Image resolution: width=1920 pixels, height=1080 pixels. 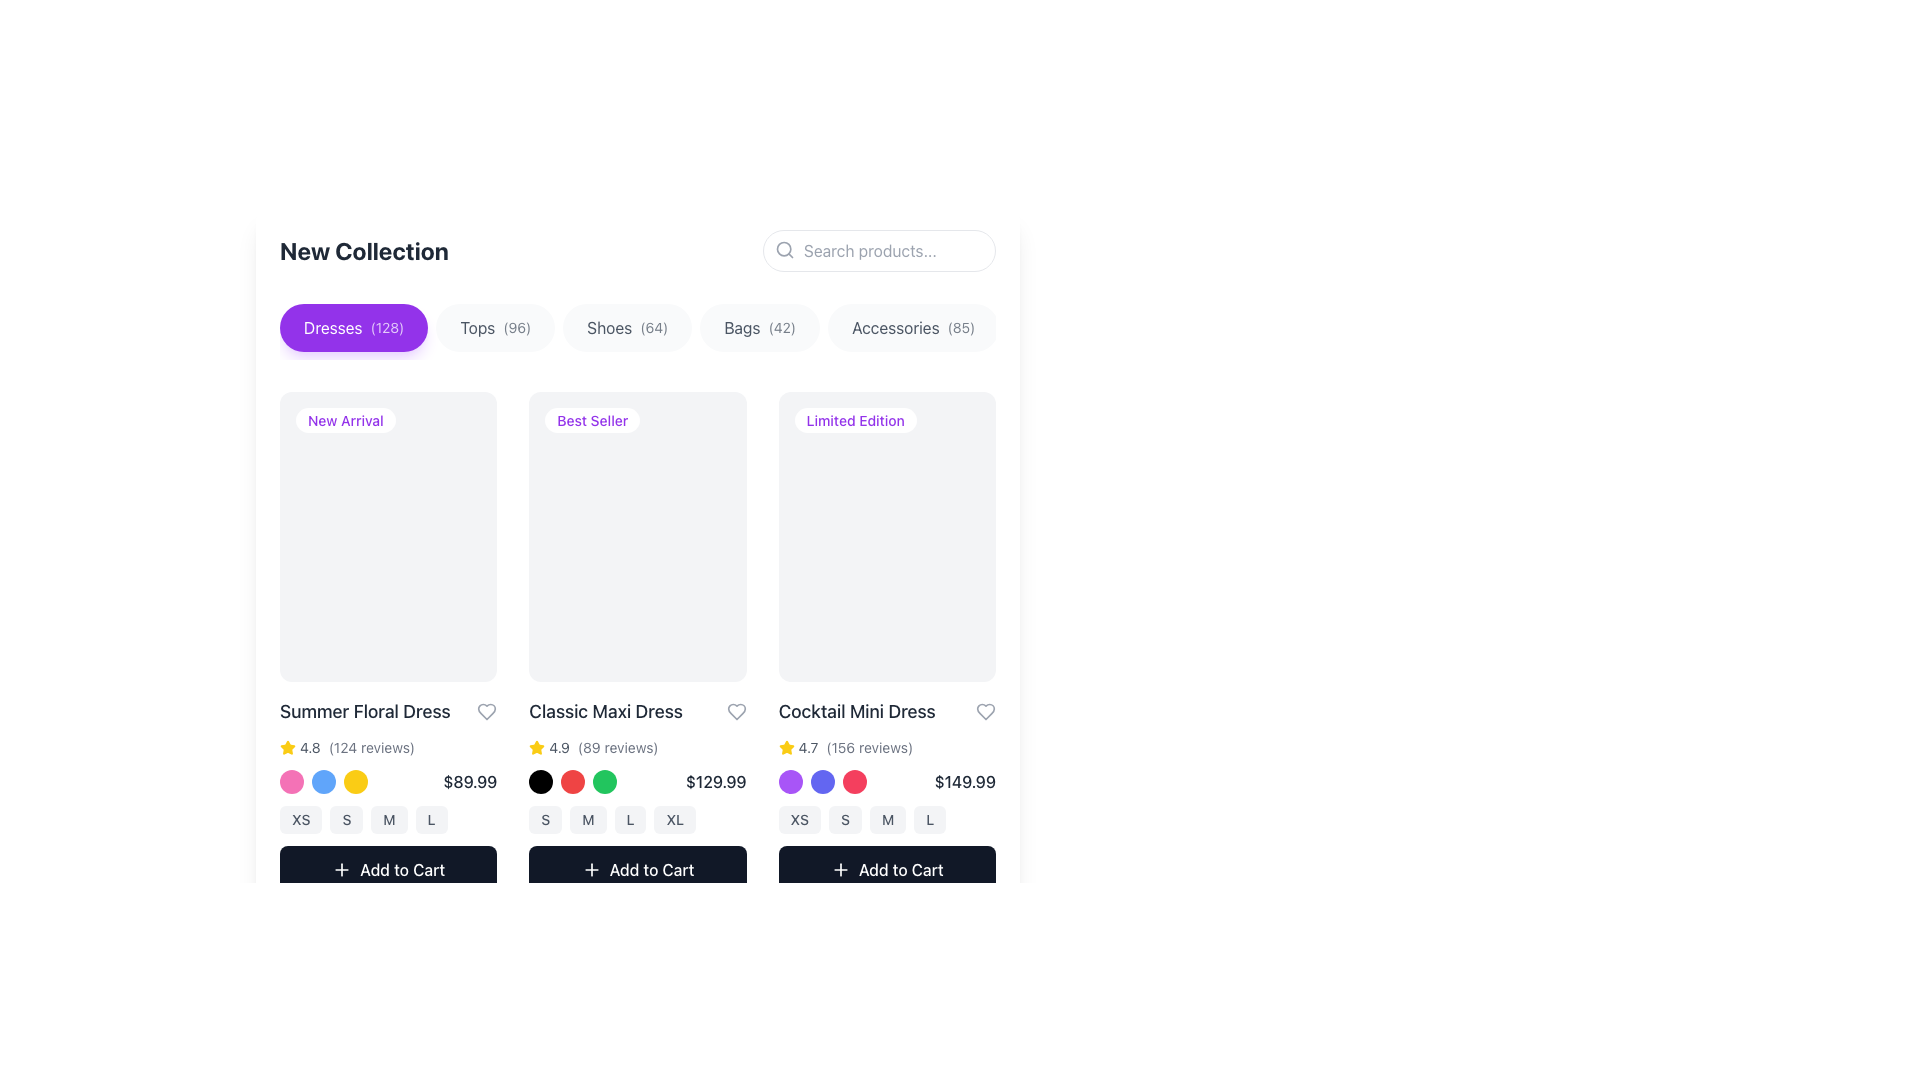 I want to click on to select the second color option (blue) in the horizontal color selection component located under the 'Cocktail Mini Dress' section, positioned to the left of the price $149.99, so click(x=822, y=780).